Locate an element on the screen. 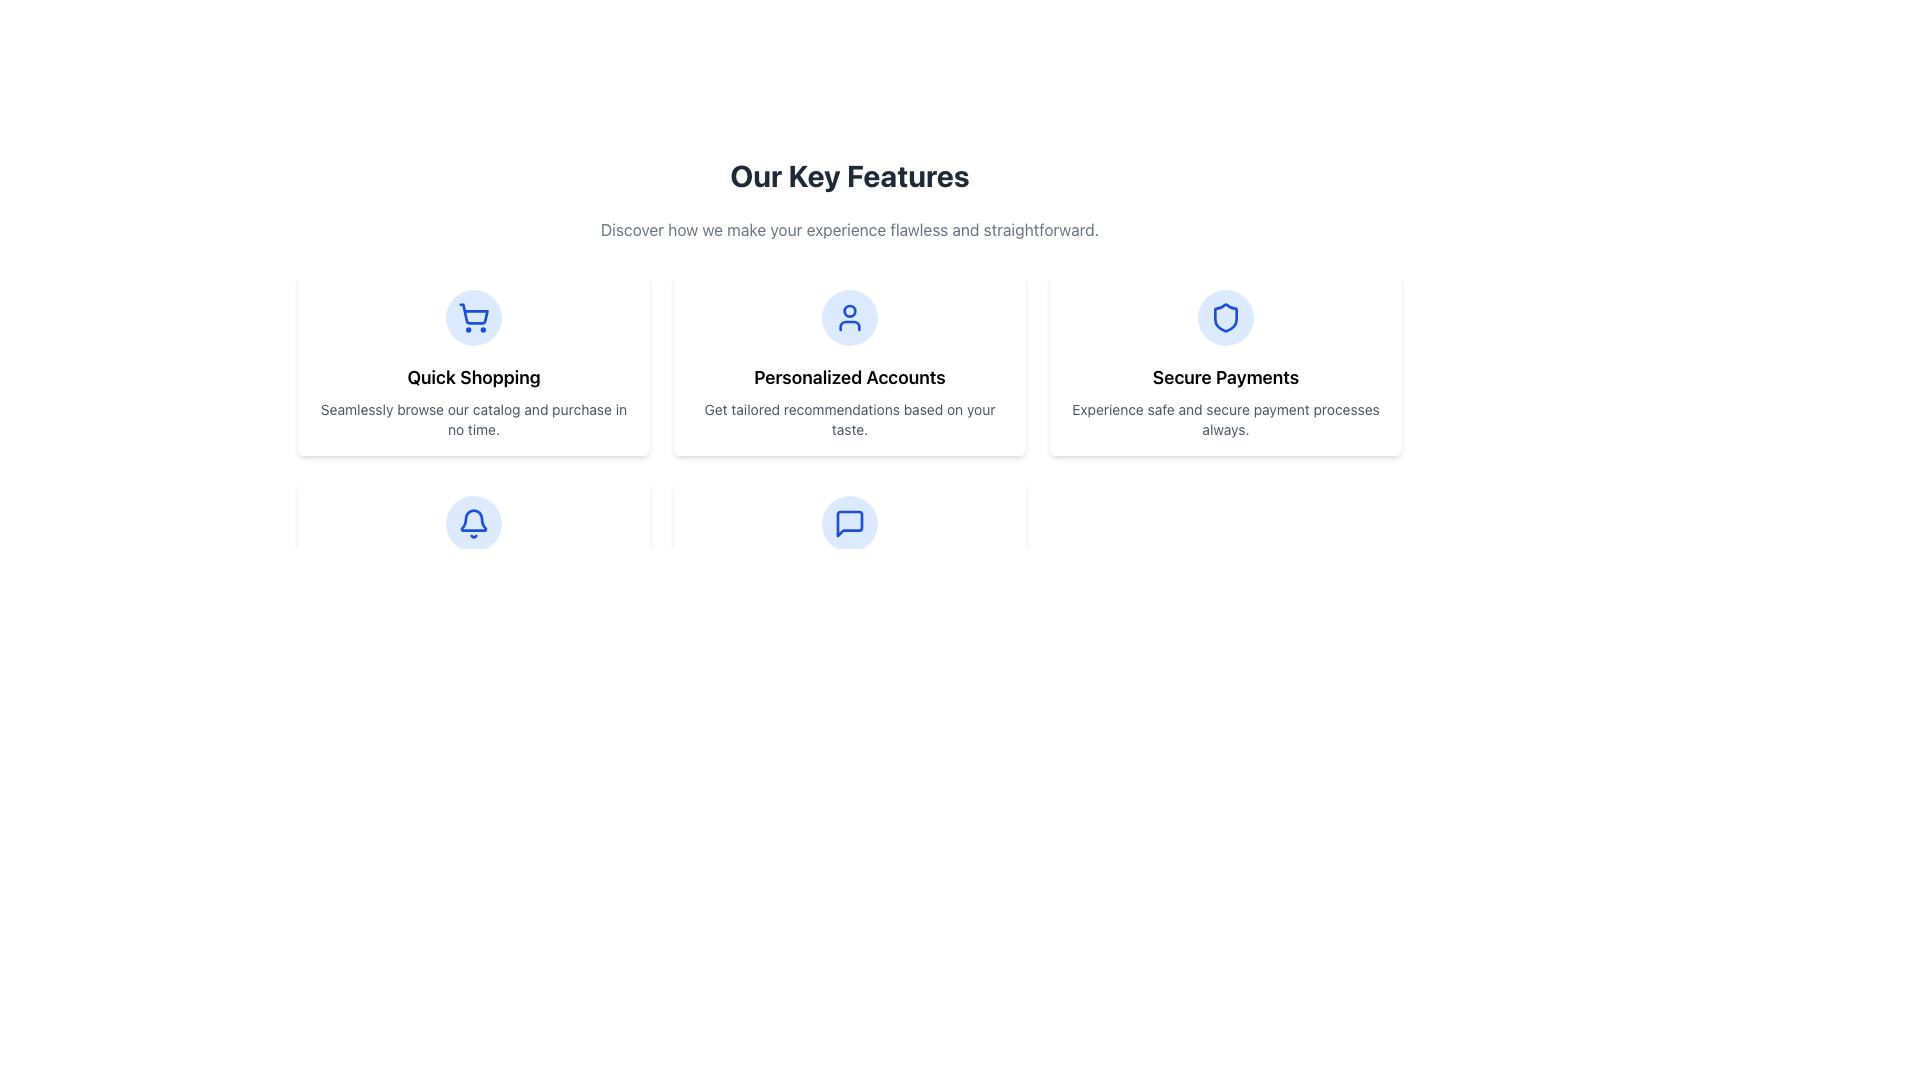 Image resolution: width=1920 pixels, height=1080 pixels. the notification bell icon with a blue outline, which is centrally positioned above the text content in the leftmost column of the secondary row of elements is located at coordinates (473, 523).